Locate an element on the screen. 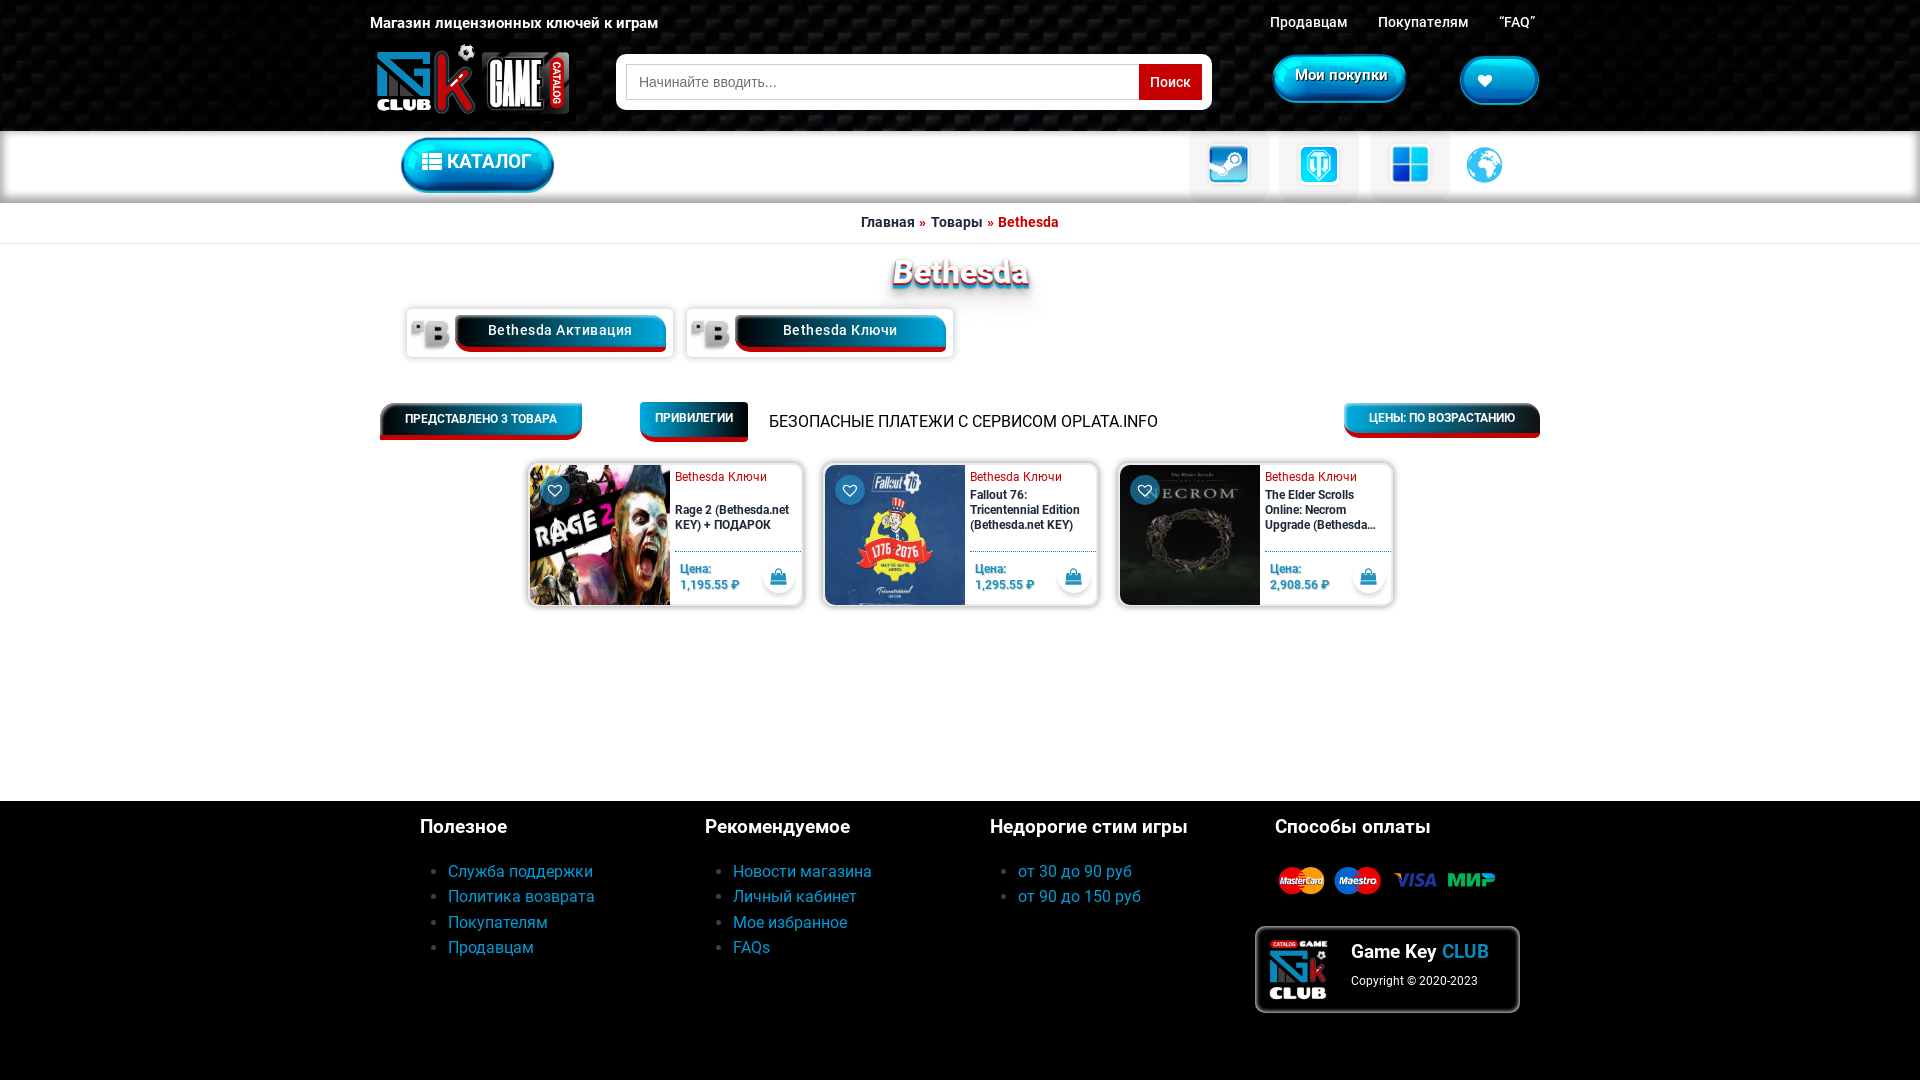 The height and width of the screenshot is (1080, 1920). 'GameKey.CLUB' is located at coordinates (472, 79).